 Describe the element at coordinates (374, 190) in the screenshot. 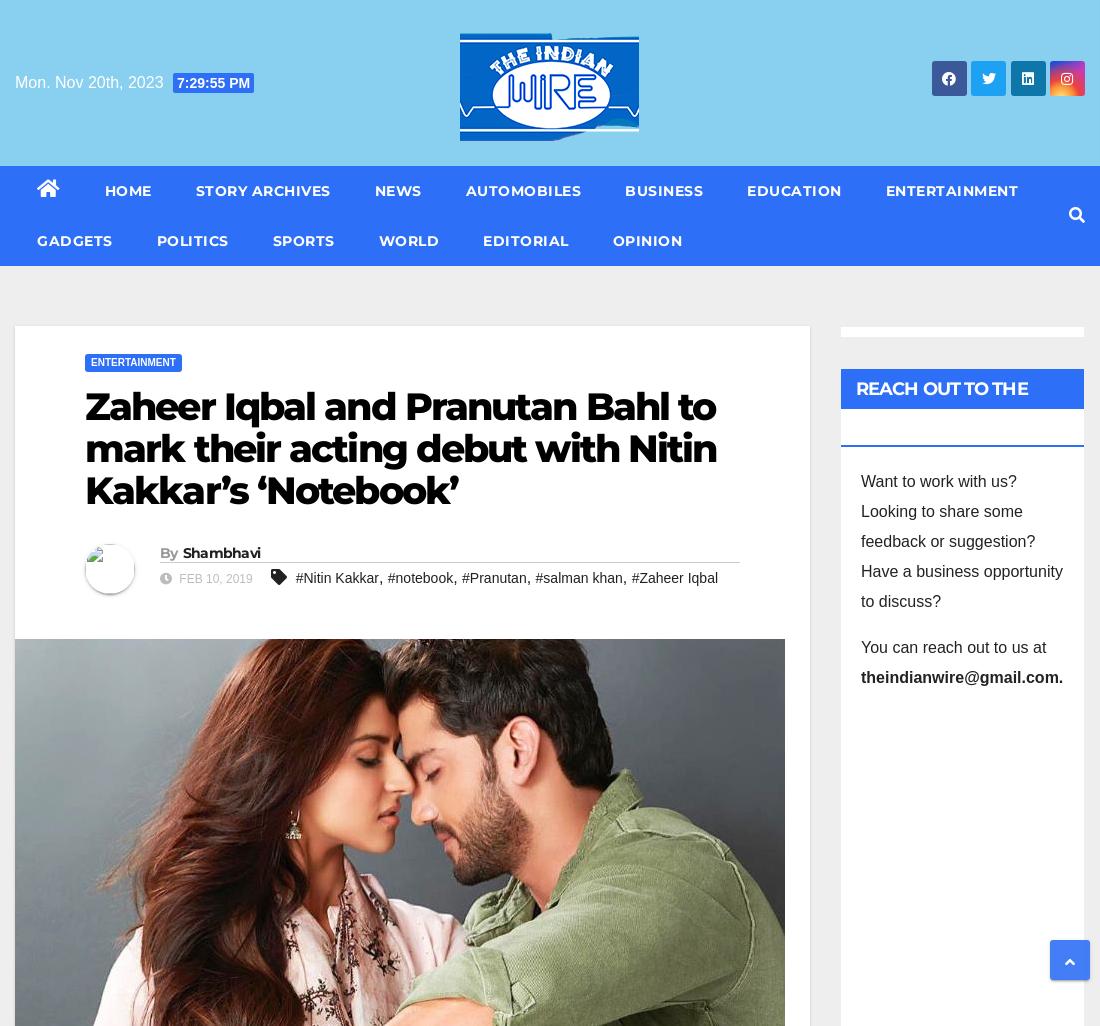

I see `'News'` at that location.